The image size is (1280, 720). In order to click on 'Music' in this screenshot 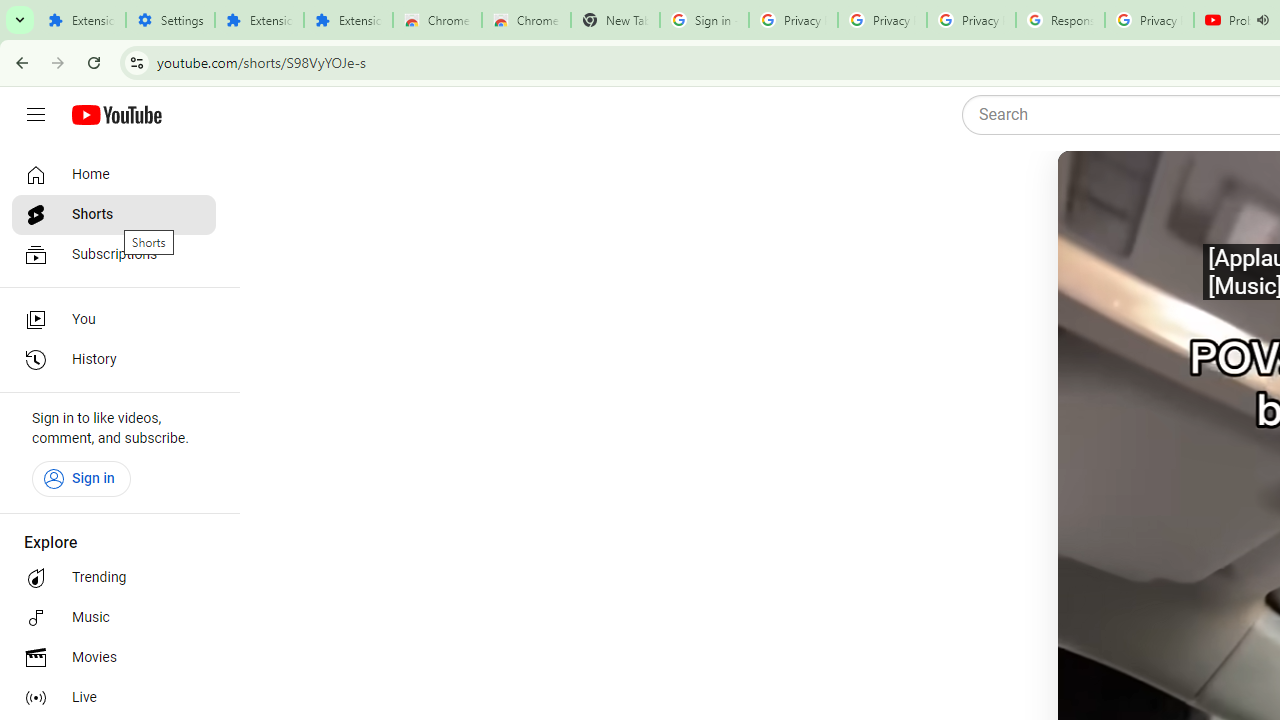, I will do `click(112, 617)`.